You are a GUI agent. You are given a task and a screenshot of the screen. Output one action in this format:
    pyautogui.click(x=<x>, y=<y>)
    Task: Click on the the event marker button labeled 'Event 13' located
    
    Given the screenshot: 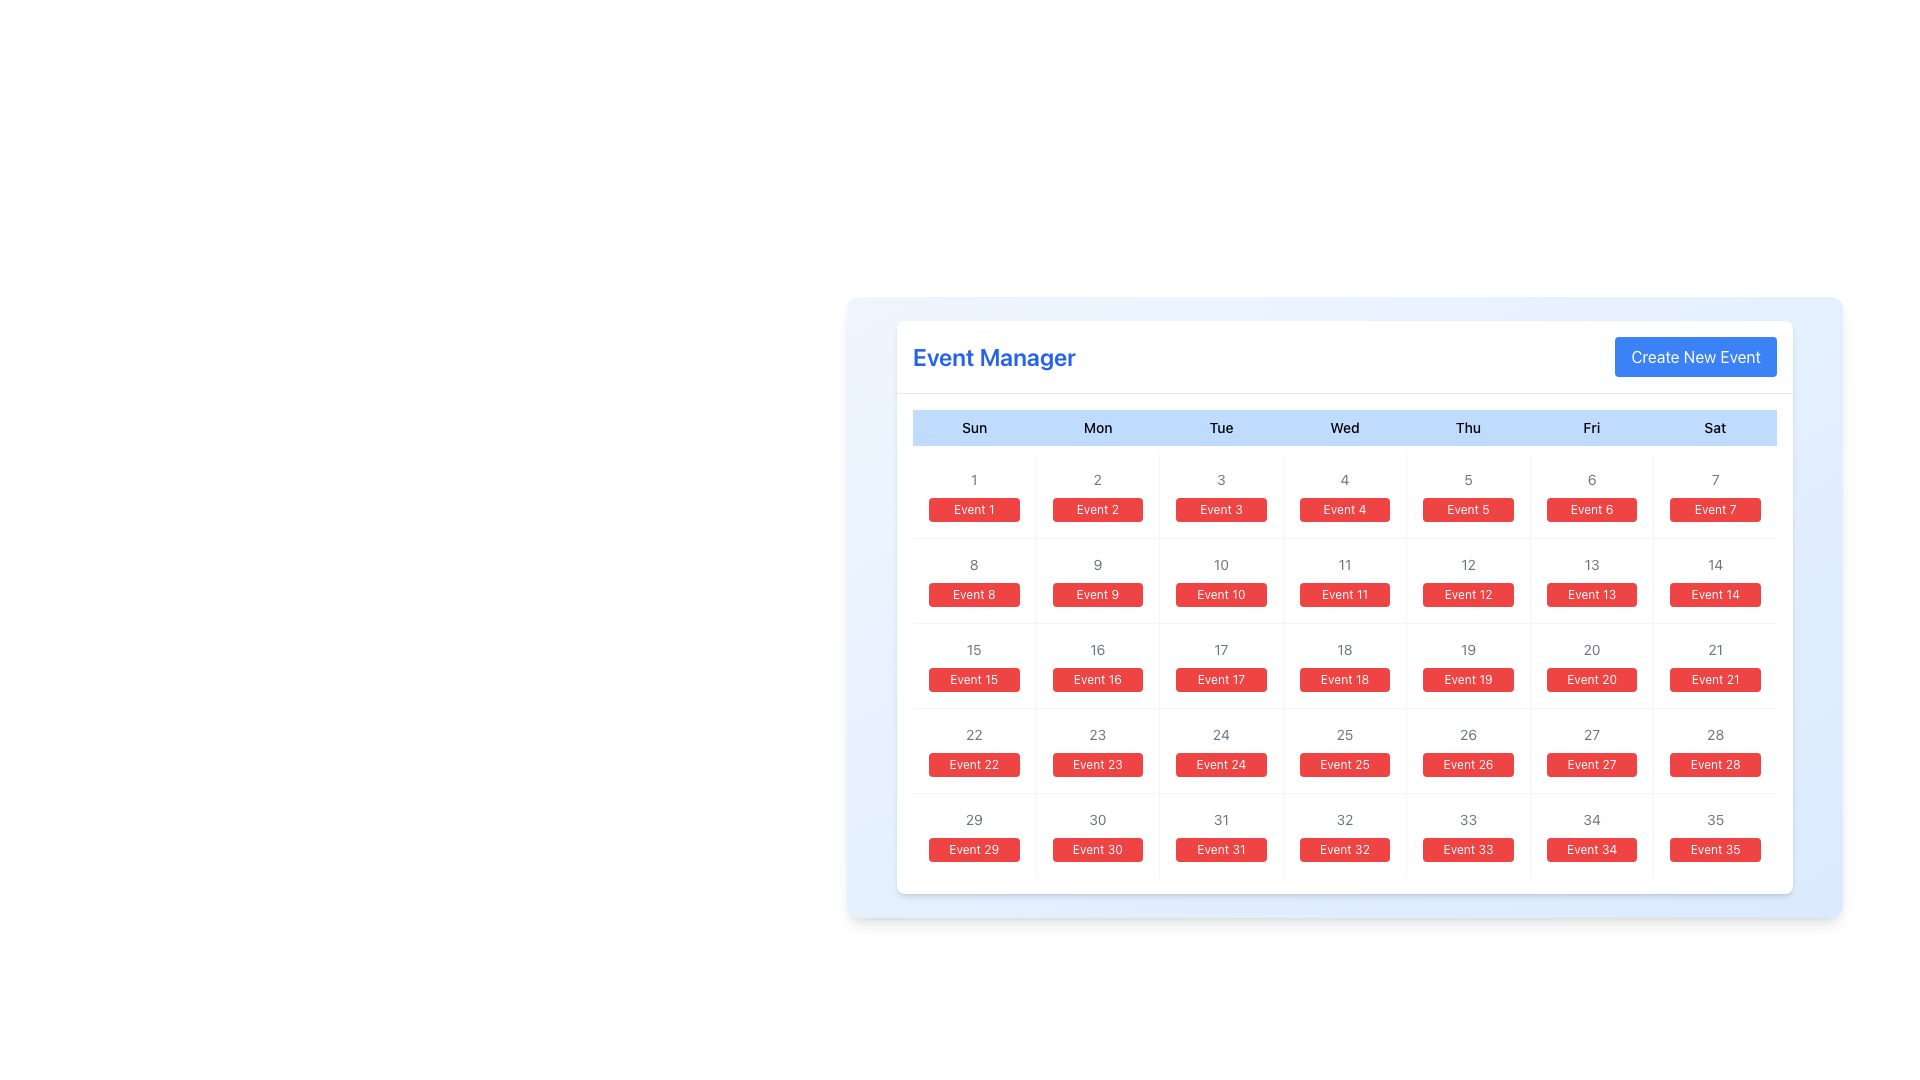 What is the action you would take?
    pyautogui.click(x=1591, y=581)
    